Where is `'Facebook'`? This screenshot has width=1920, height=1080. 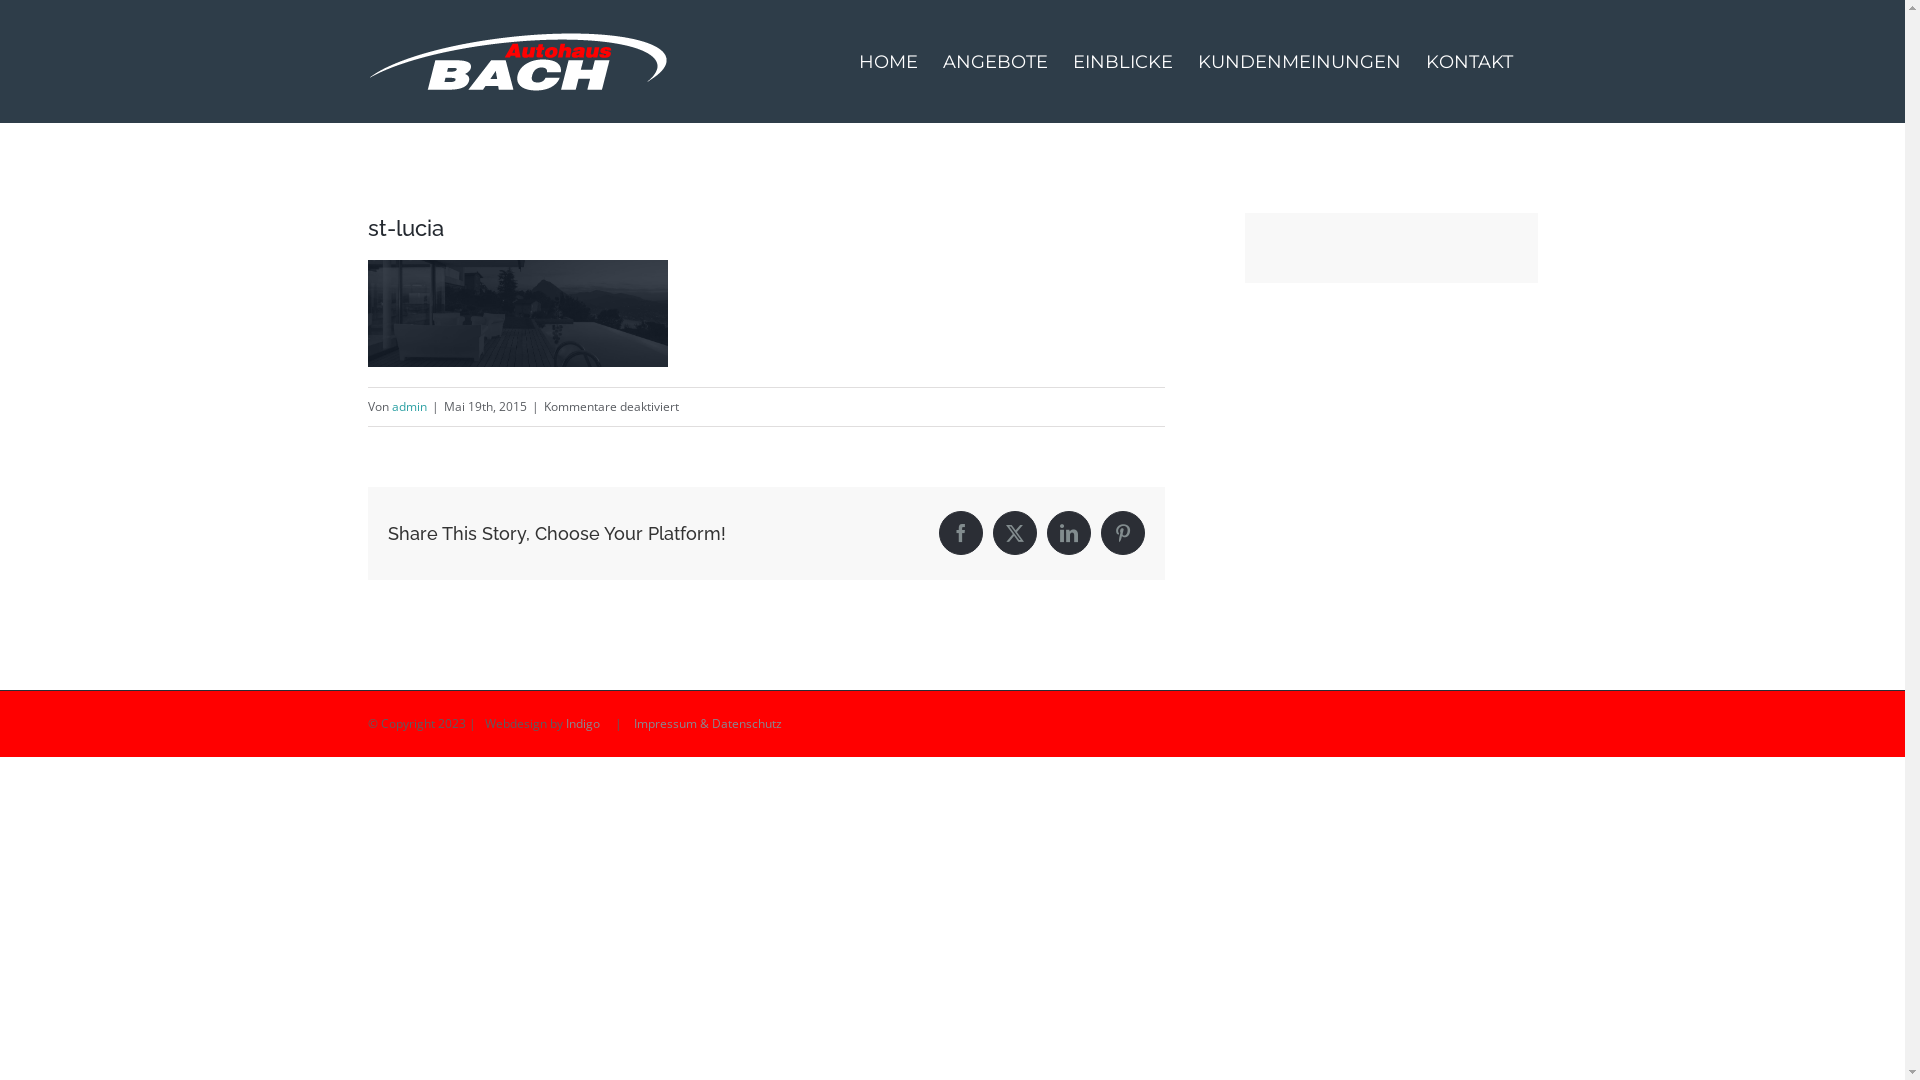 'Facebook' is located at coordinates (960, 531).